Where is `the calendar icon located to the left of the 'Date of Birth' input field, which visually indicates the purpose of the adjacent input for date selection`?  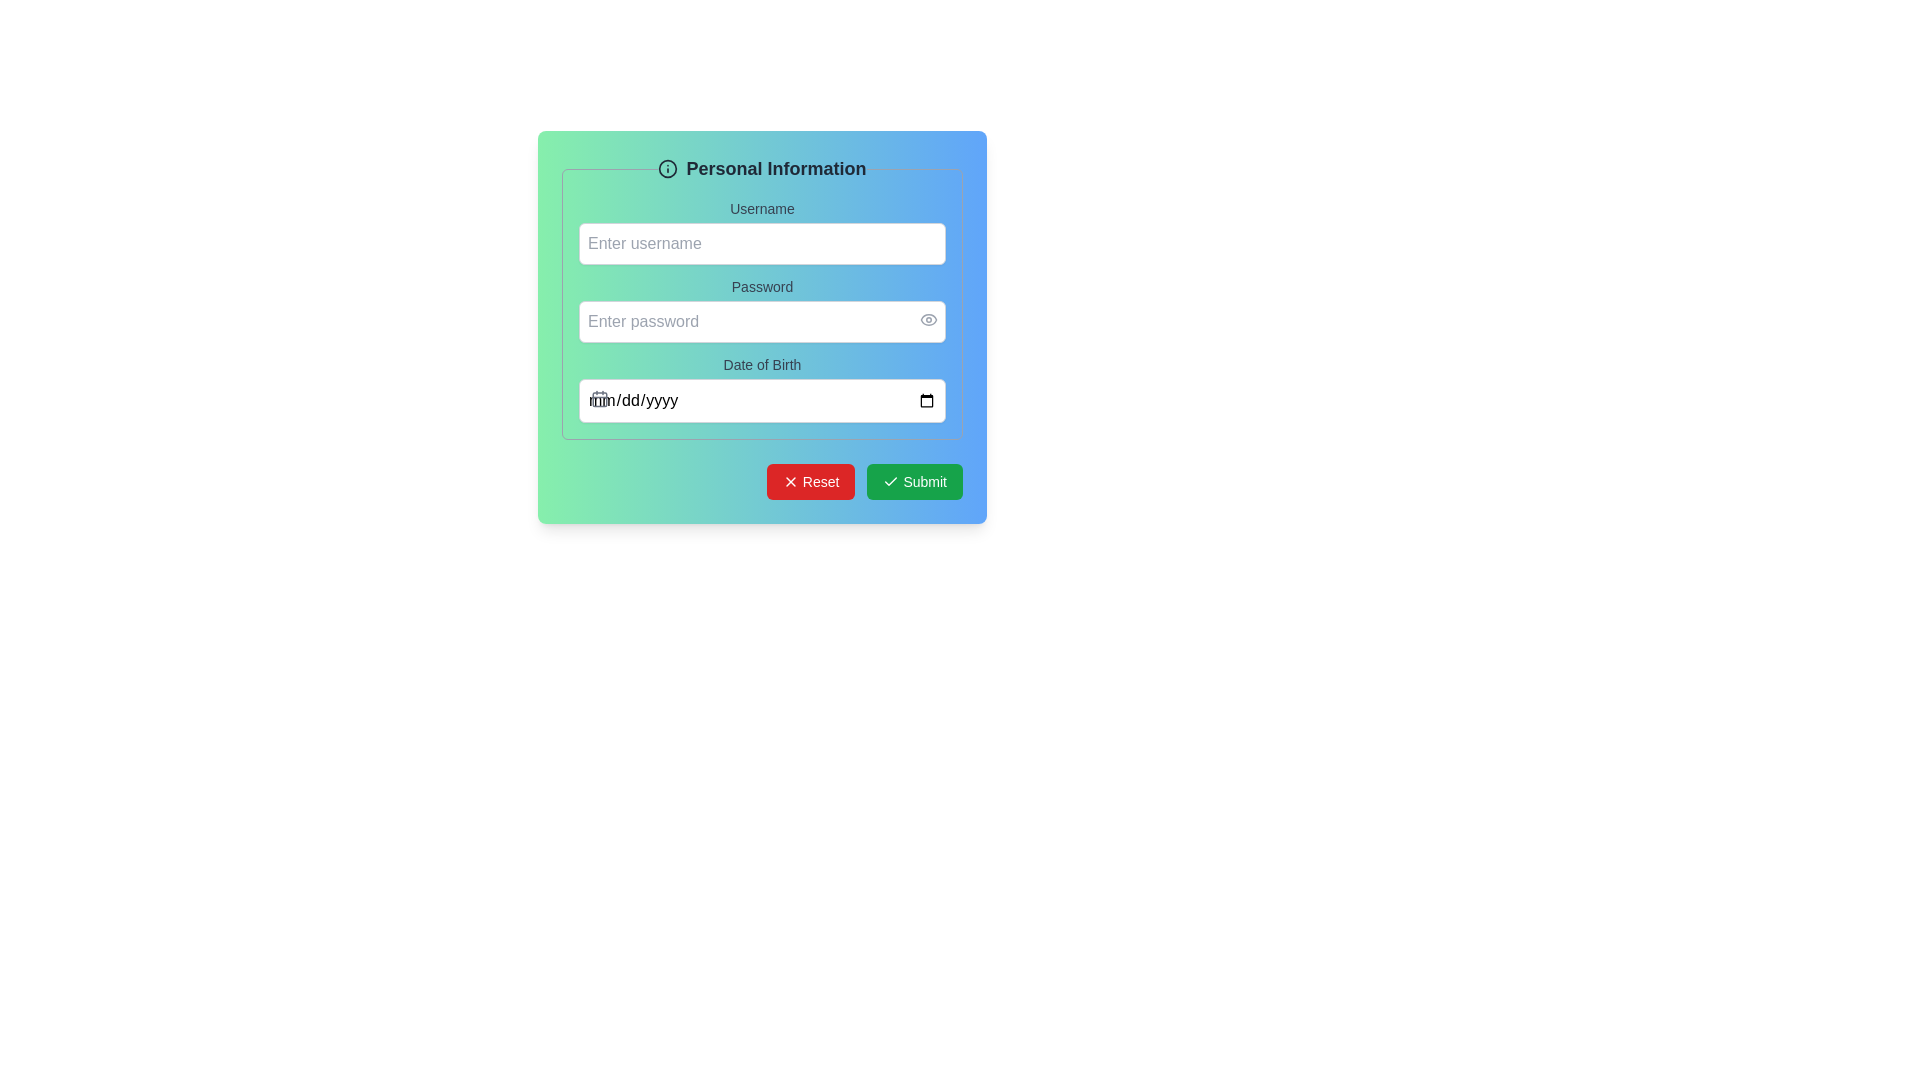 the calendar icon located to the left of the 'Date of Birth' input field, which visually indicates the purpose of the adjacent input for date selection is located at coordinates (599, 398).